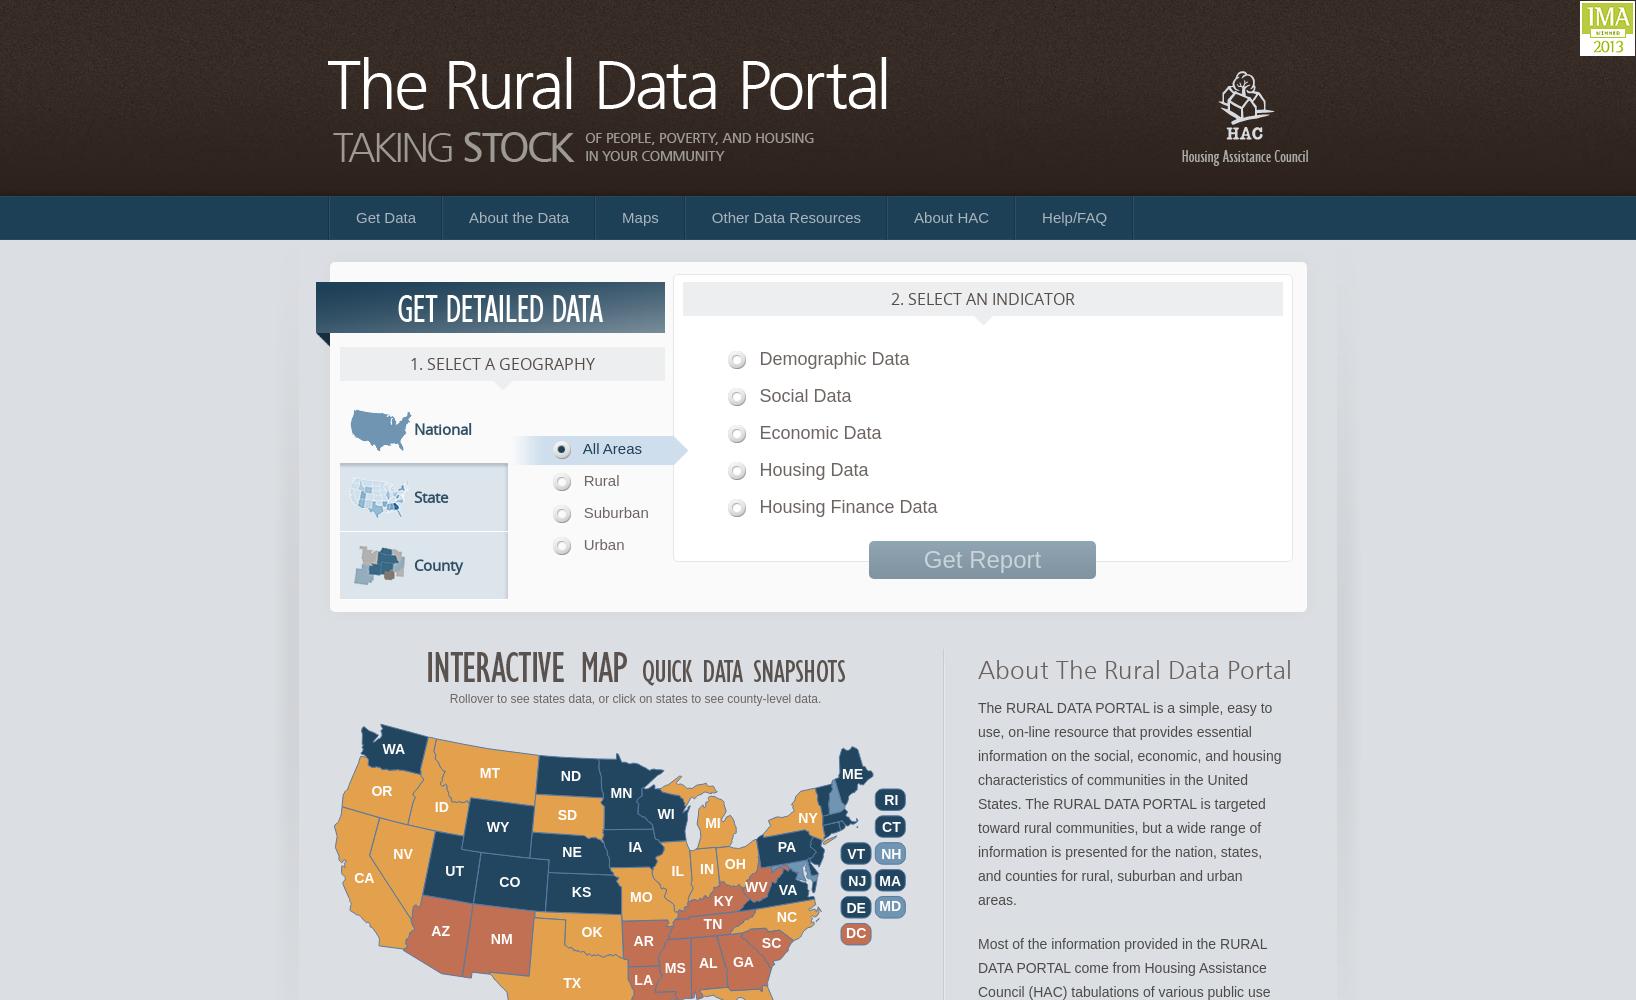 The width and height of the screenshot is (1636, 1000). Describe the element at coordinates (560, 851) in the screenshot. I see `'NE'` at that location.